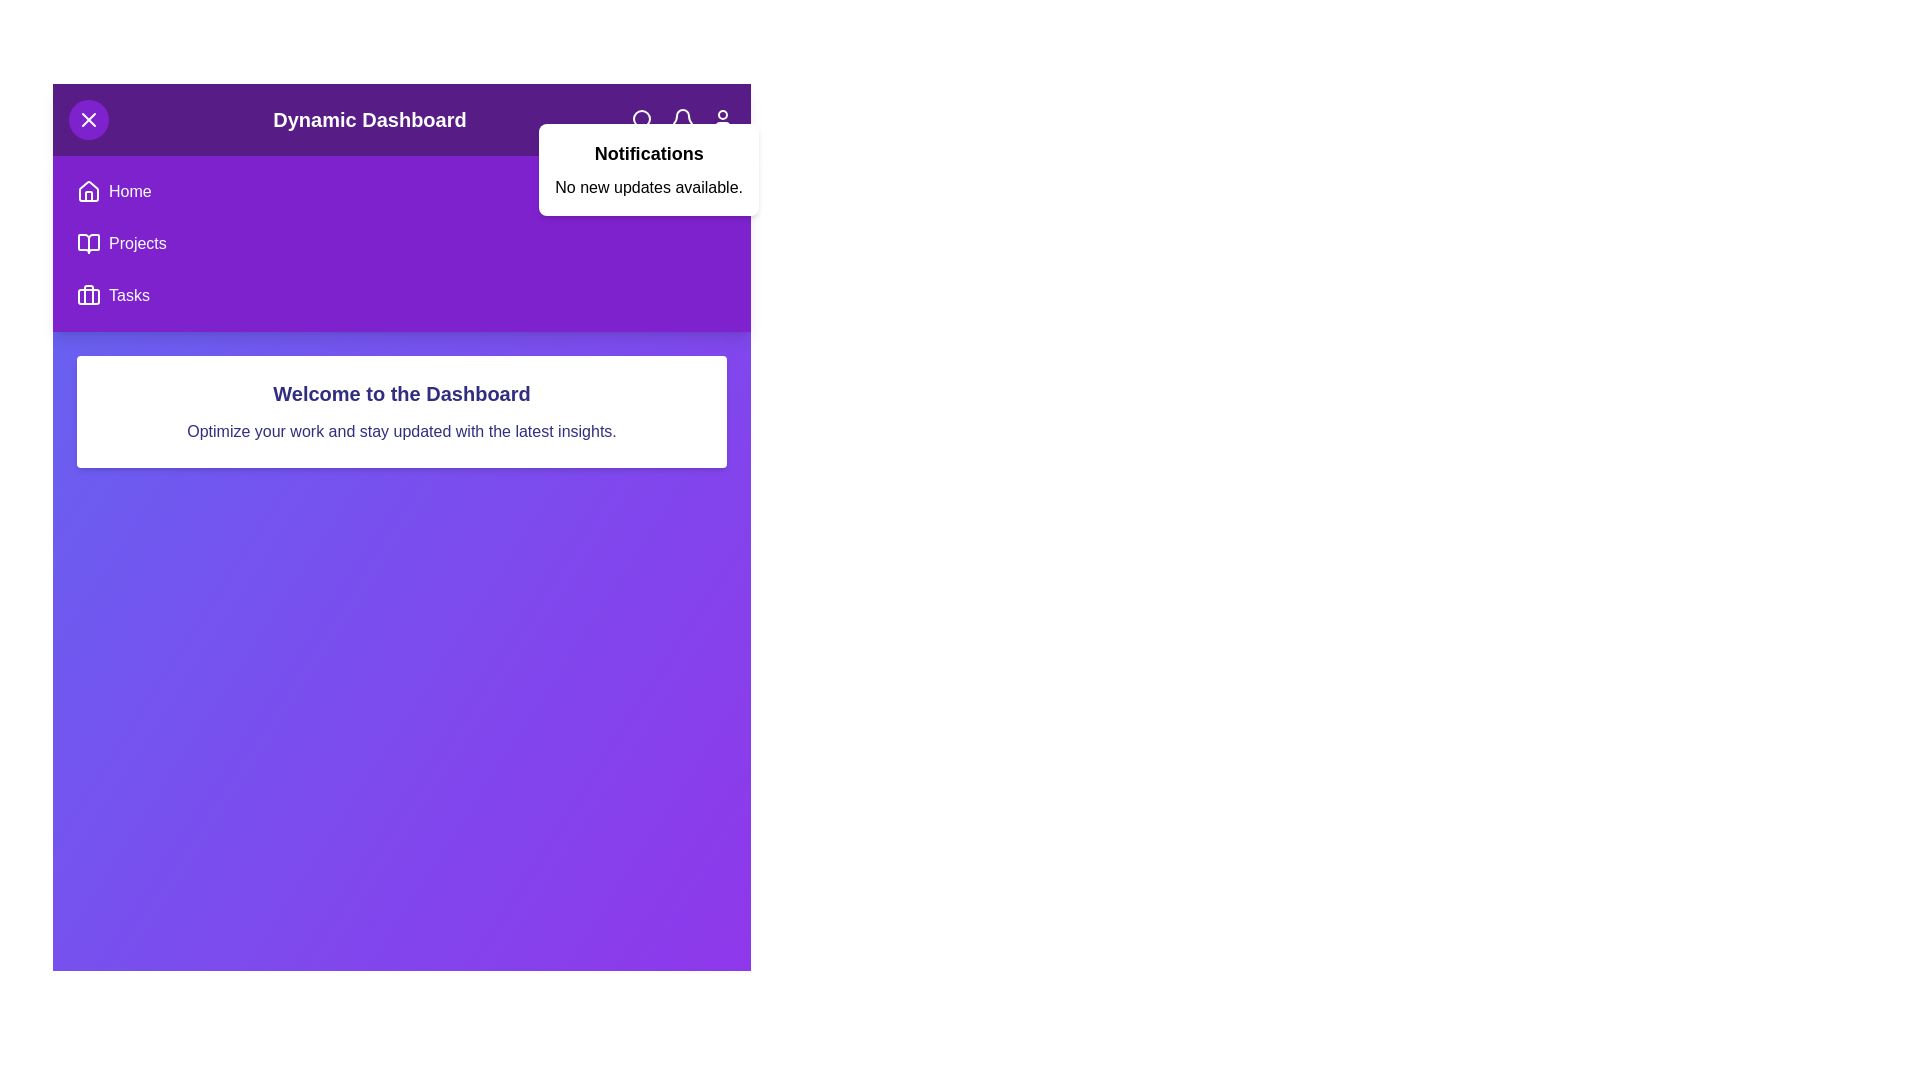 The height and width of the screenshot is (1080, 1920). Describe the element at coordinates (401, 393) in the screenshot. I see `the welcome message displayed in the component` at that location.